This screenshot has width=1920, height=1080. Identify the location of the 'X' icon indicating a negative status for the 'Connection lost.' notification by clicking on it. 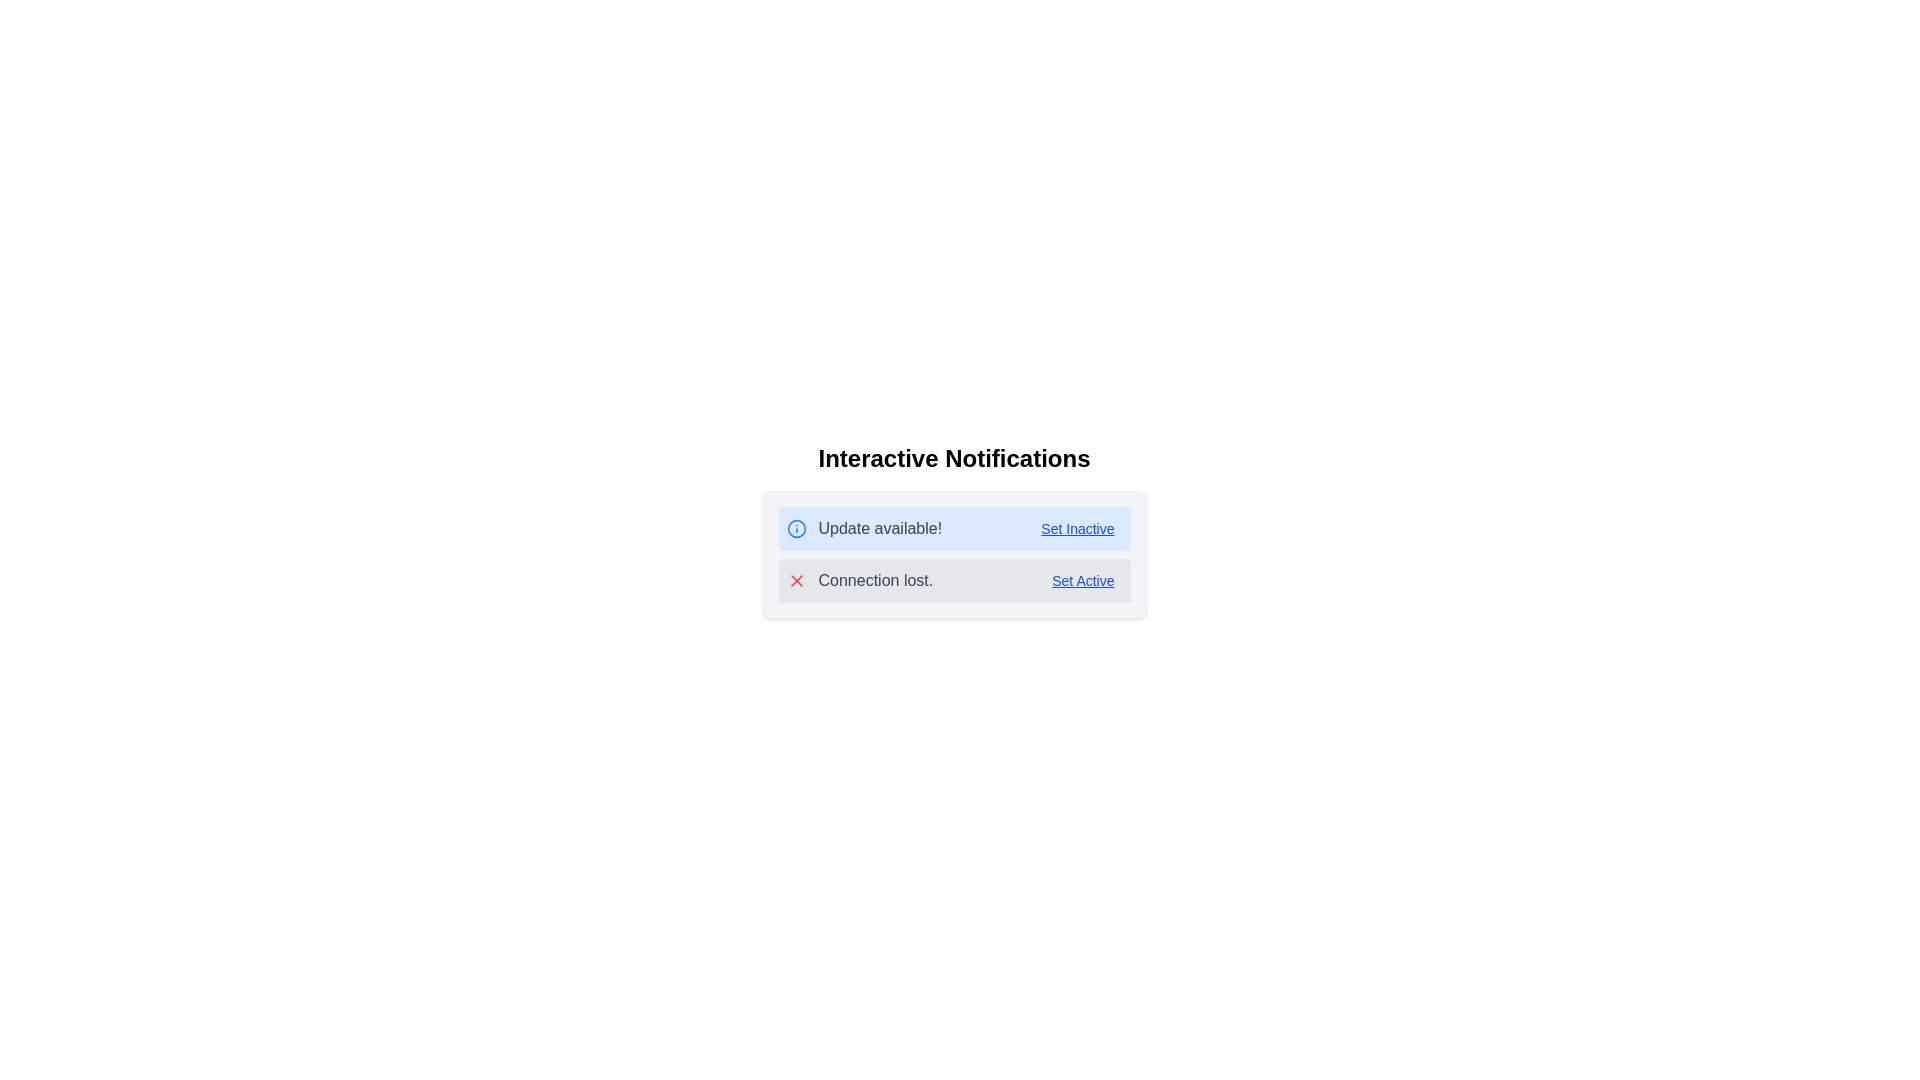
(795, 581).